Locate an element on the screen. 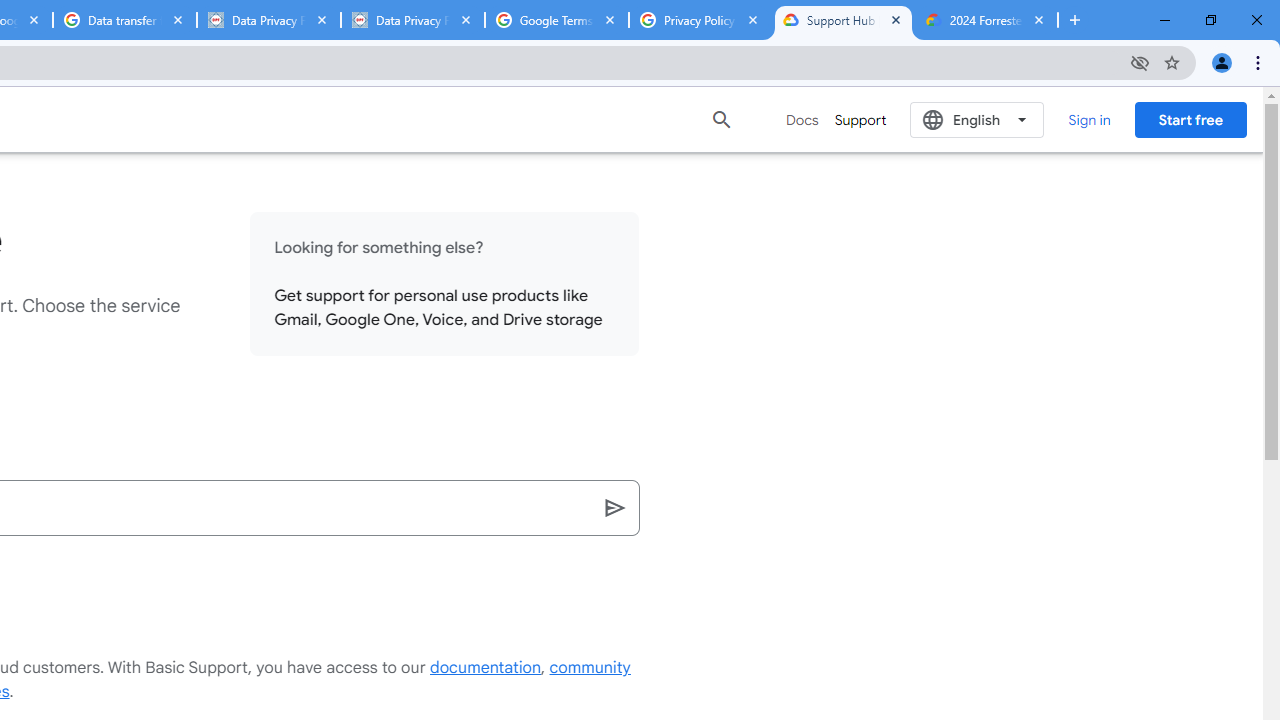 The width and height of the screenshot is (1280, 720). 'documentation' is located at coordinates (485, 668).